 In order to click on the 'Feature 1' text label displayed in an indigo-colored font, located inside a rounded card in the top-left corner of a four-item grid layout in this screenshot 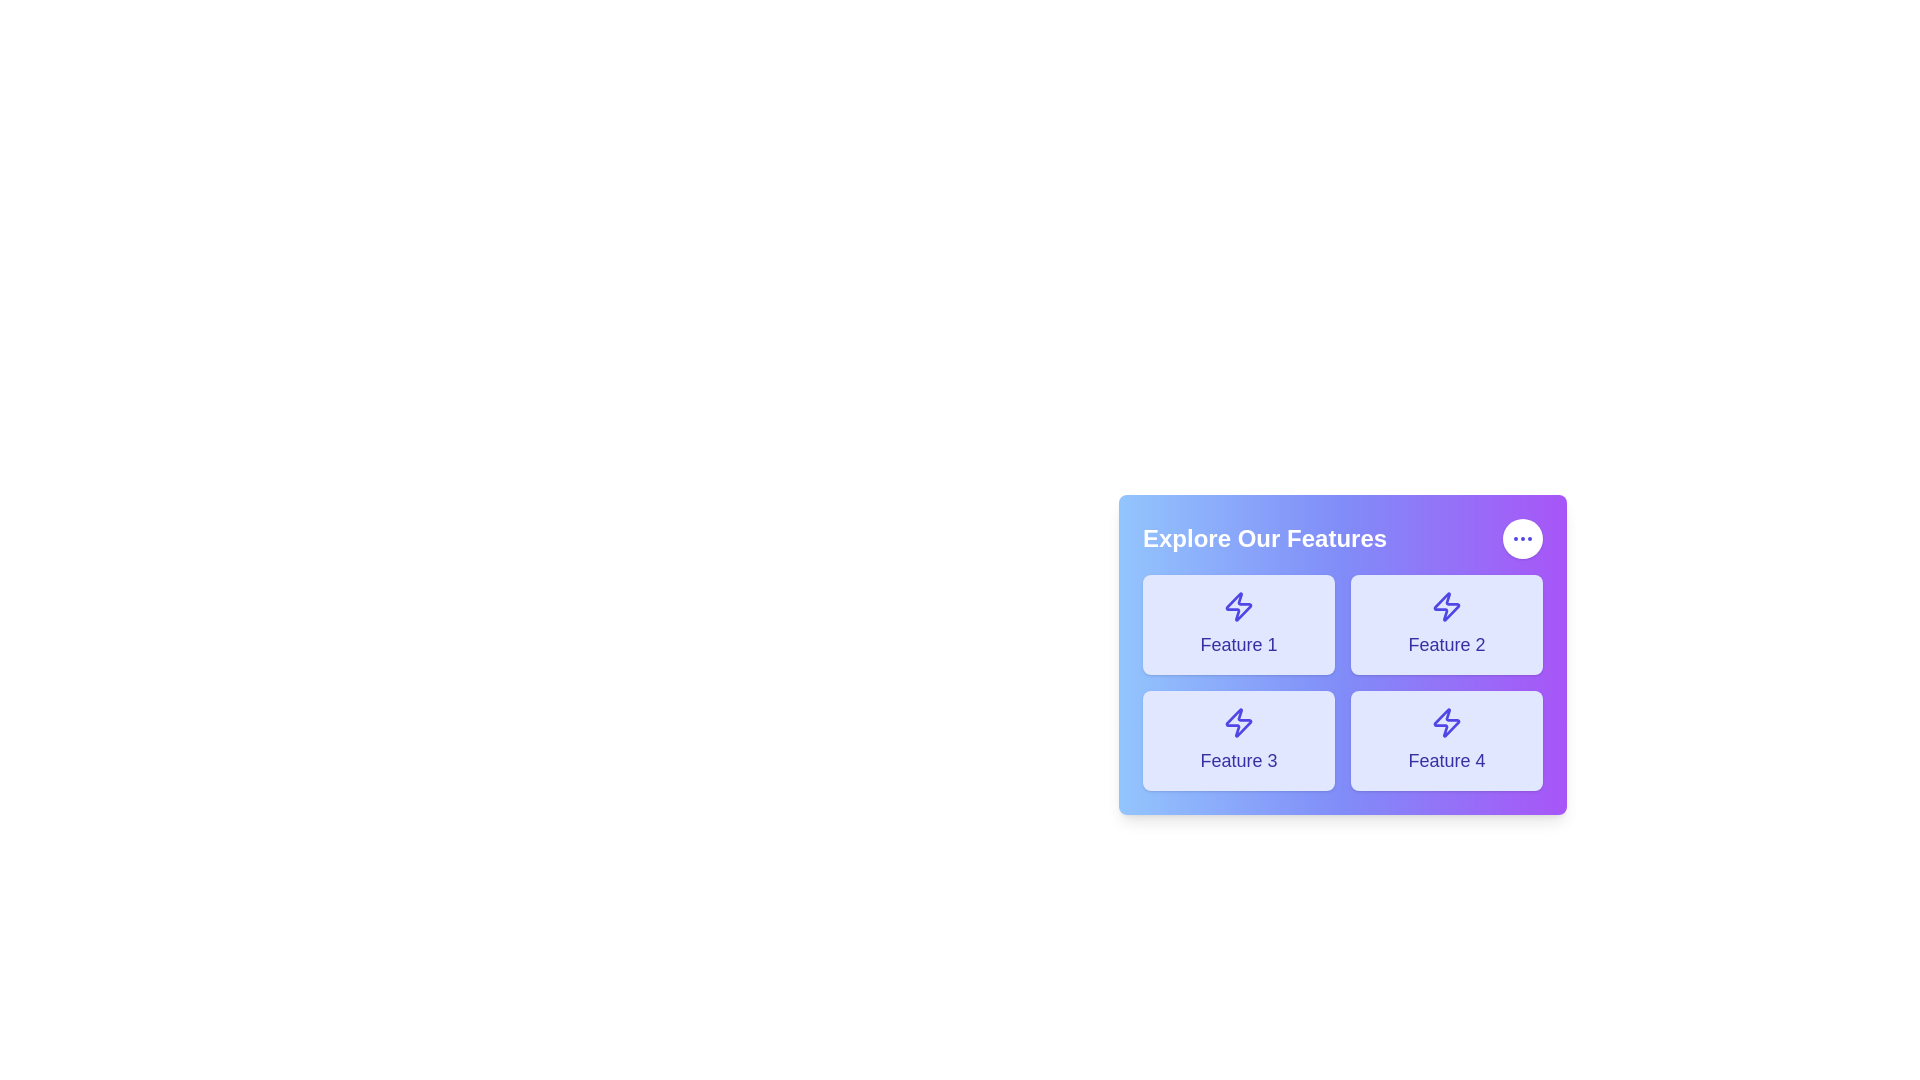, I will do `click(1237, 644)`.